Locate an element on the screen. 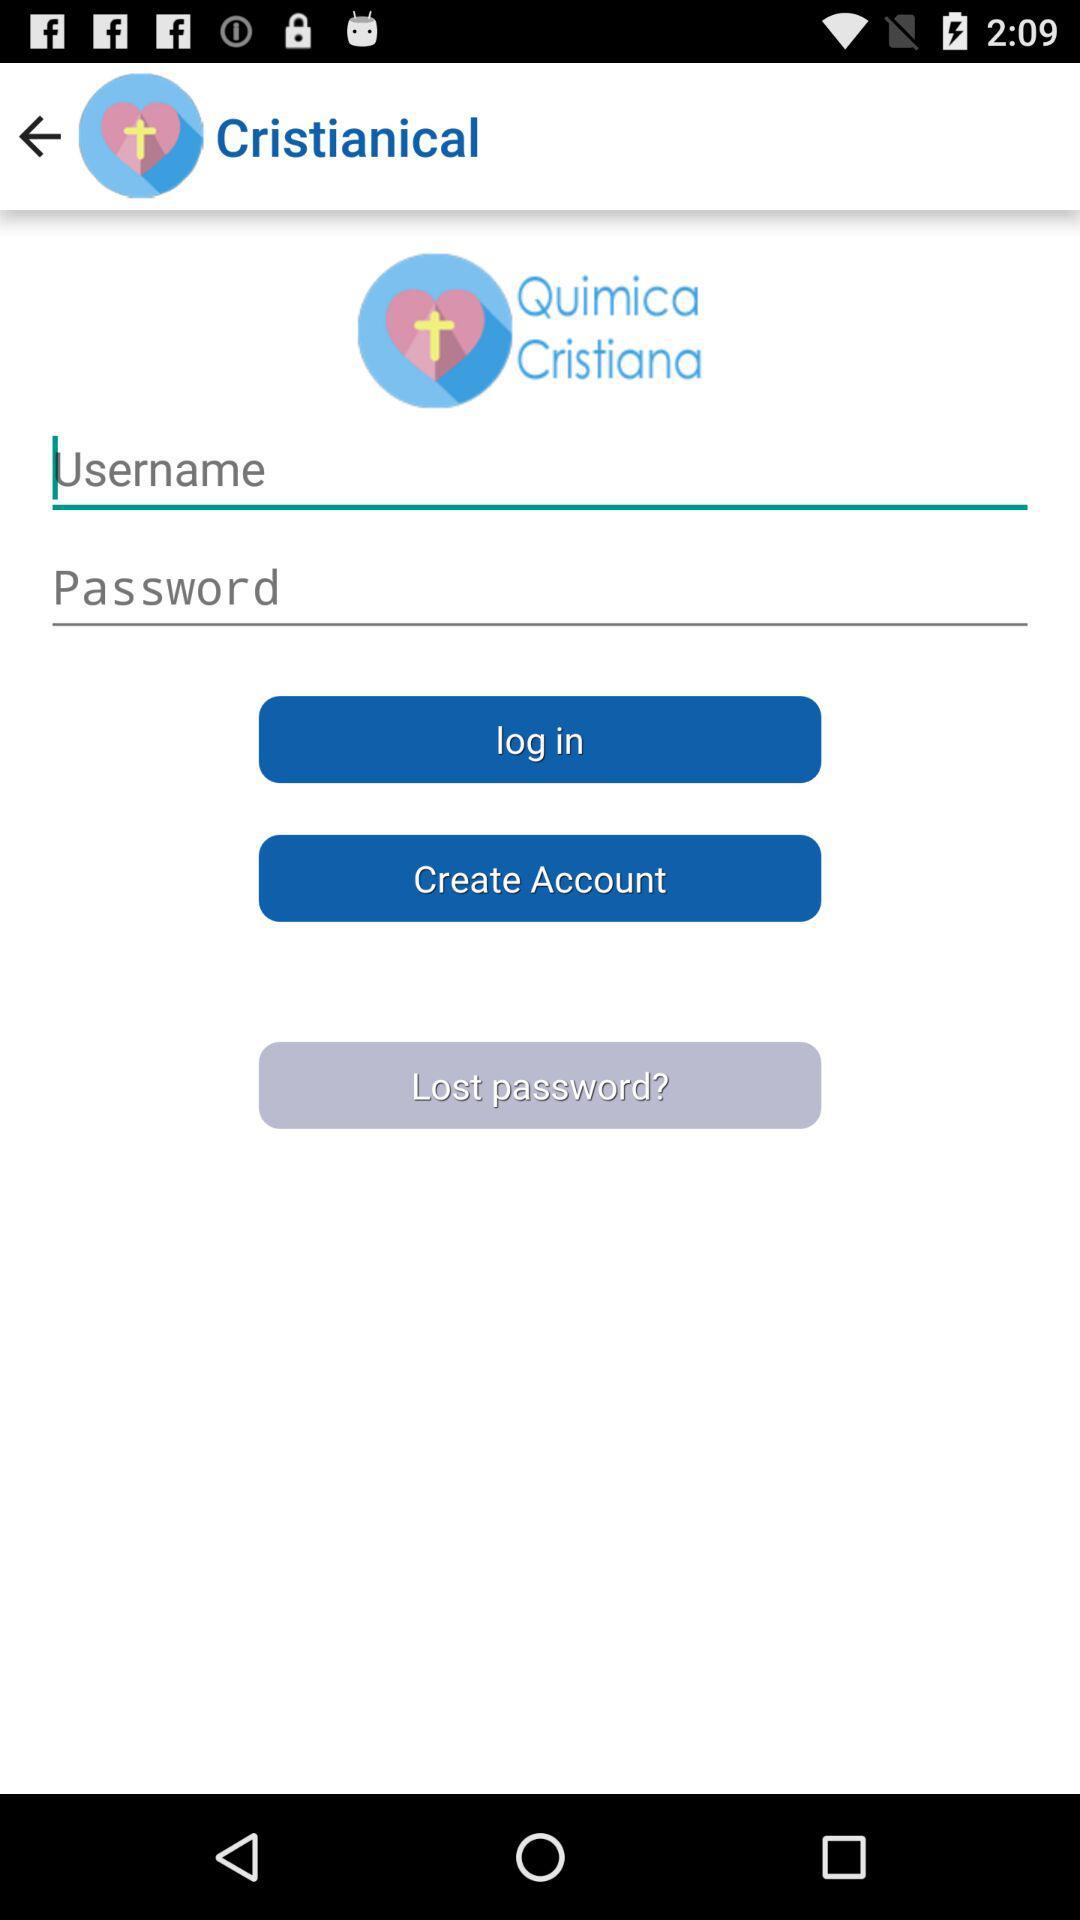 This screenshot has height=1920, width=1080. item below log in item is located at coordinates (540, 878).